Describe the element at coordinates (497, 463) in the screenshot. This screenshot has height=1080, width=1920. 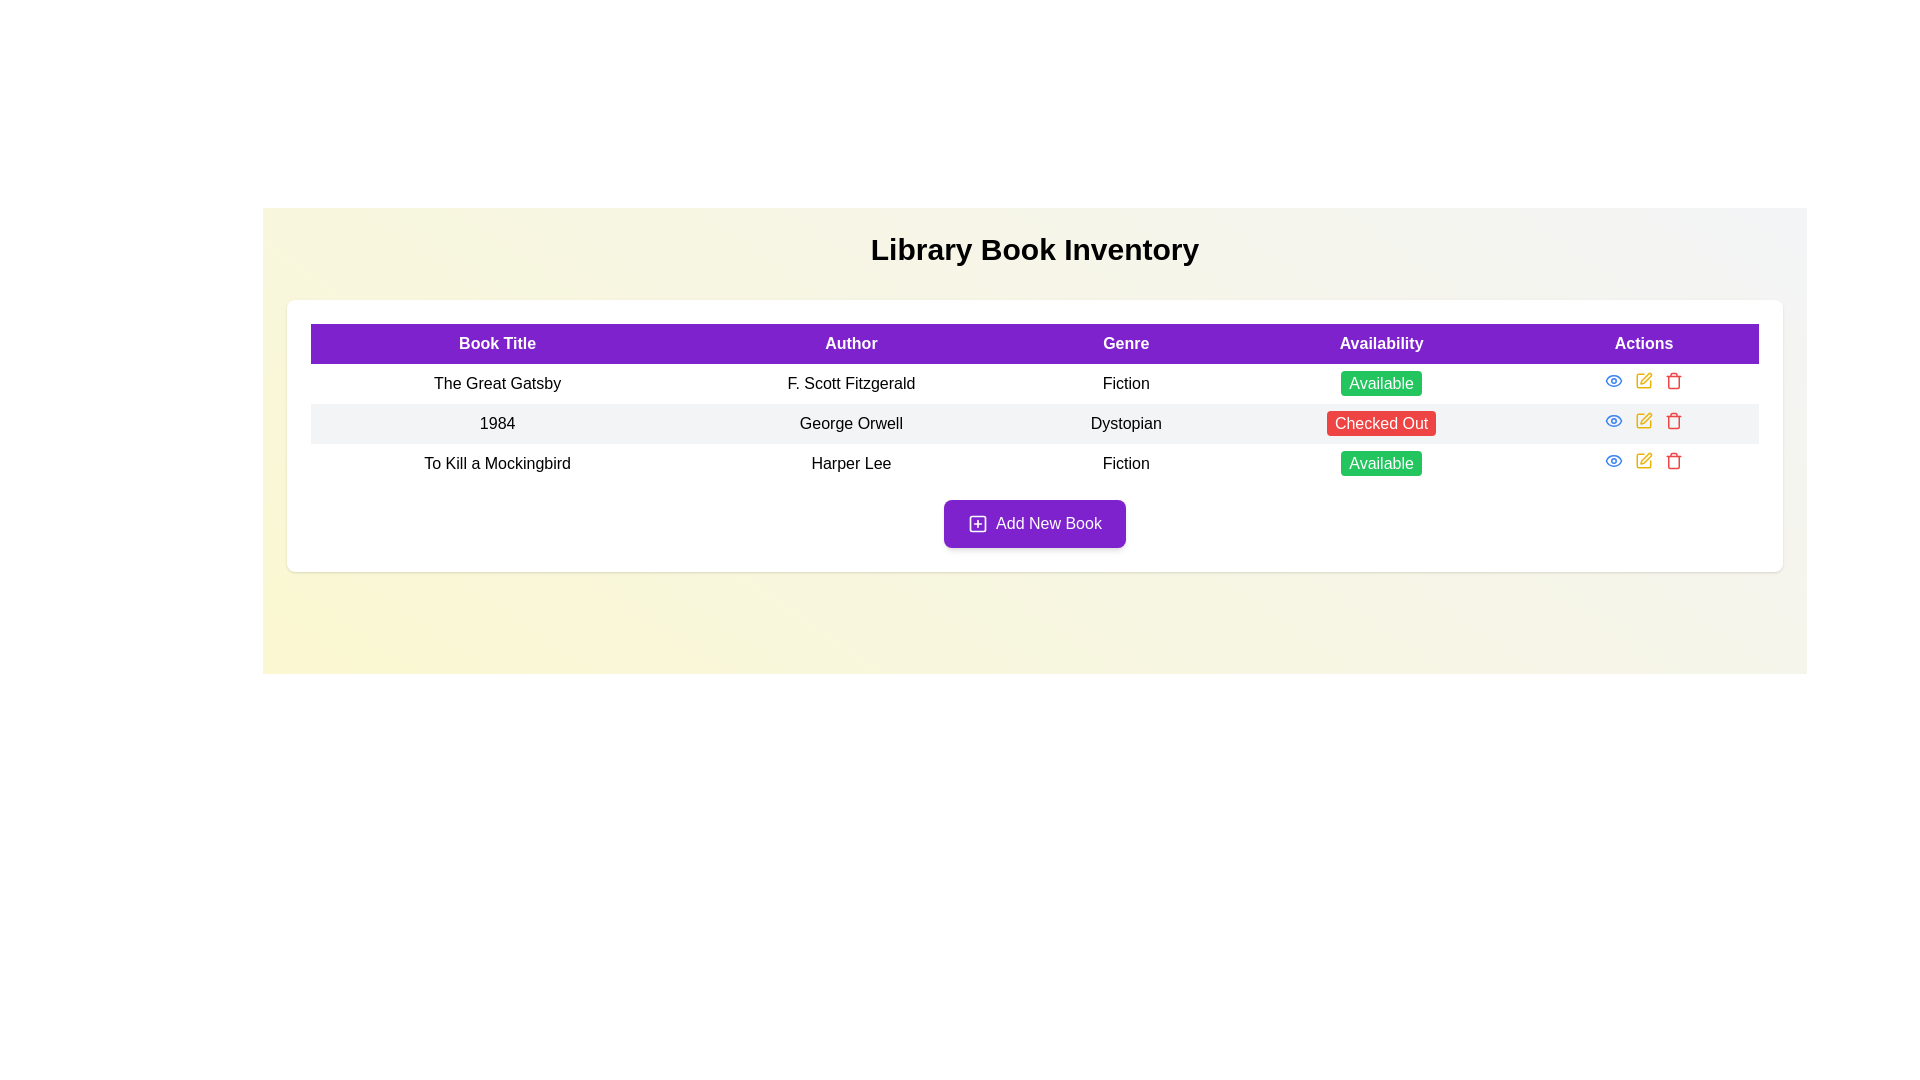
I see `the static label indicating the title of a book in the inventory, located in the 'Book Title' column of the third row of a table` at that location.